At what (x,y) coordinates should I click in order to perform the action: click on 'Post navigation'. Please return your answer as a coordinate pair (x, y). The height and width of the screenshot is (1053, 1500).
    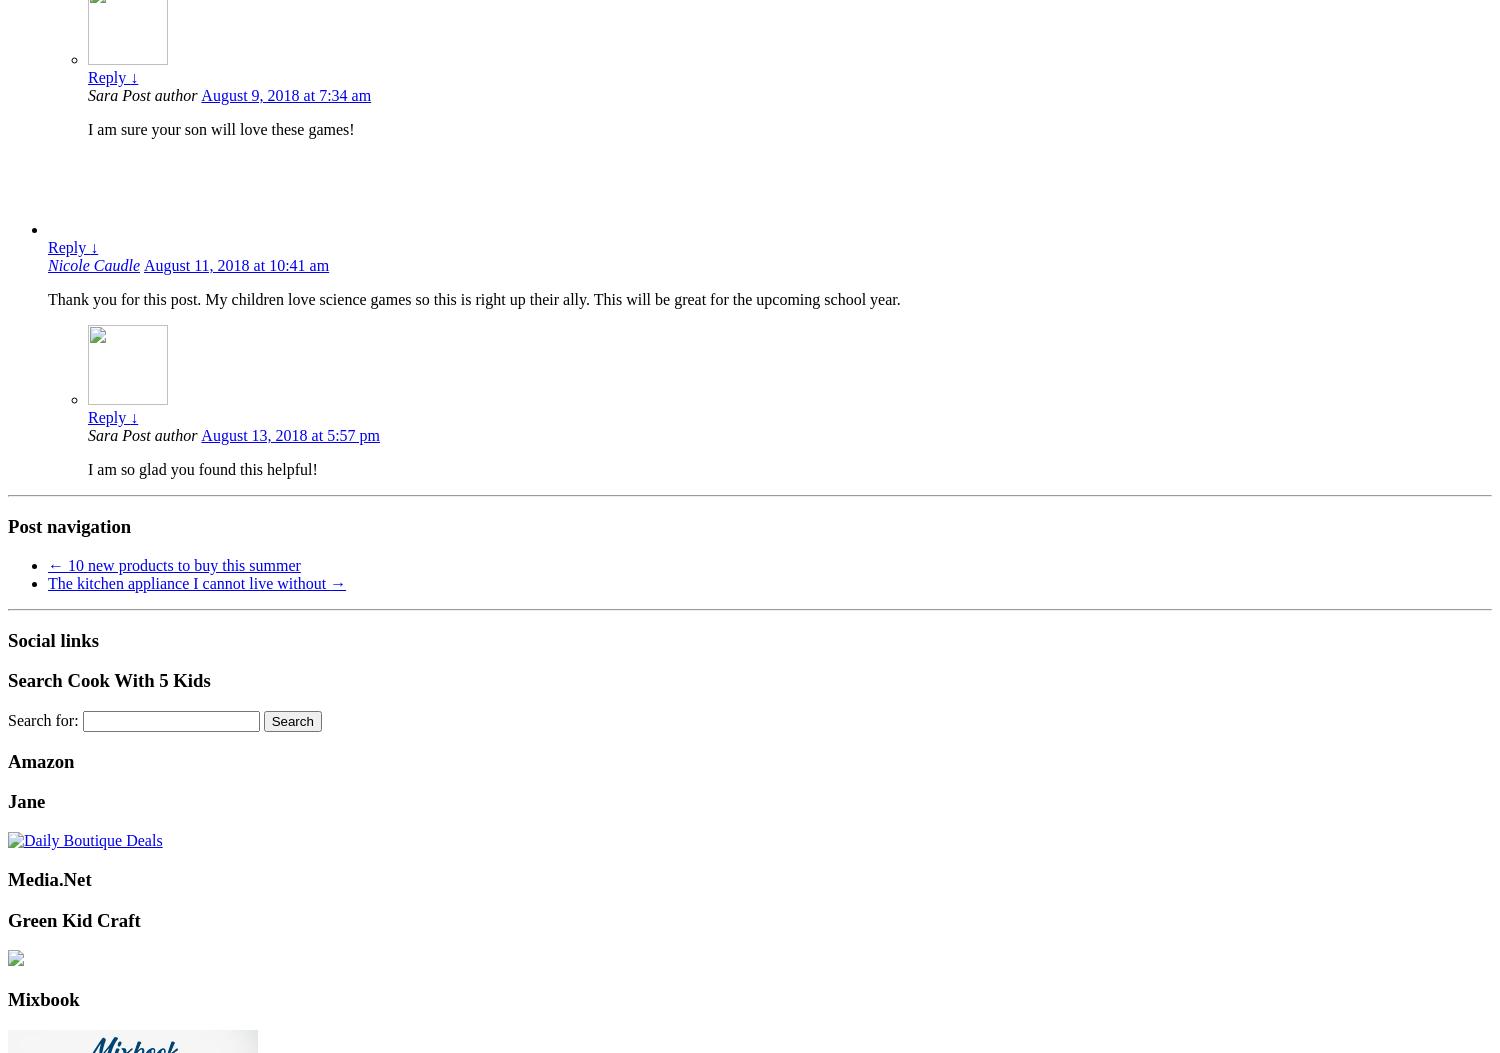
    Looking at the image, I should click on (68, 526).